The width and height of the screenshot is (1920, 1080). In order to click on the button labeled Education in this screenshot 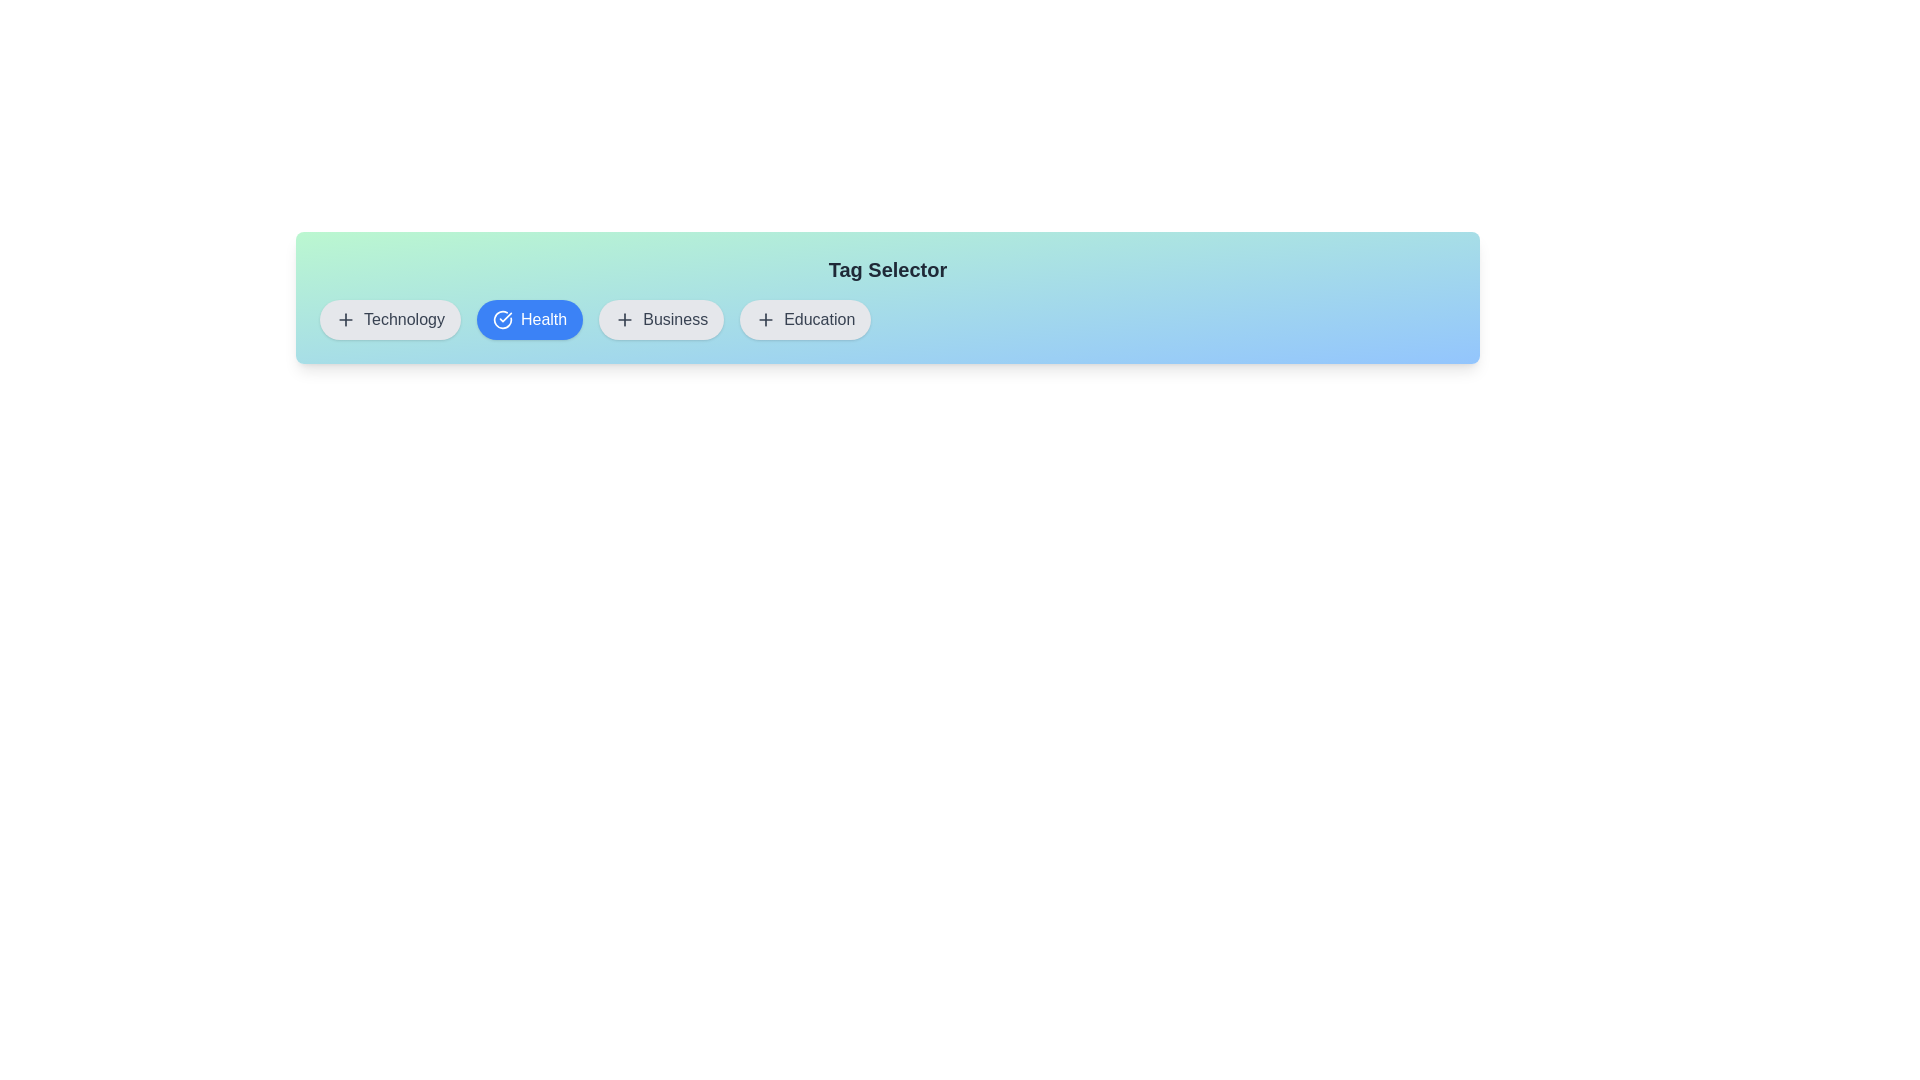, I will do `click(805, 319)`.